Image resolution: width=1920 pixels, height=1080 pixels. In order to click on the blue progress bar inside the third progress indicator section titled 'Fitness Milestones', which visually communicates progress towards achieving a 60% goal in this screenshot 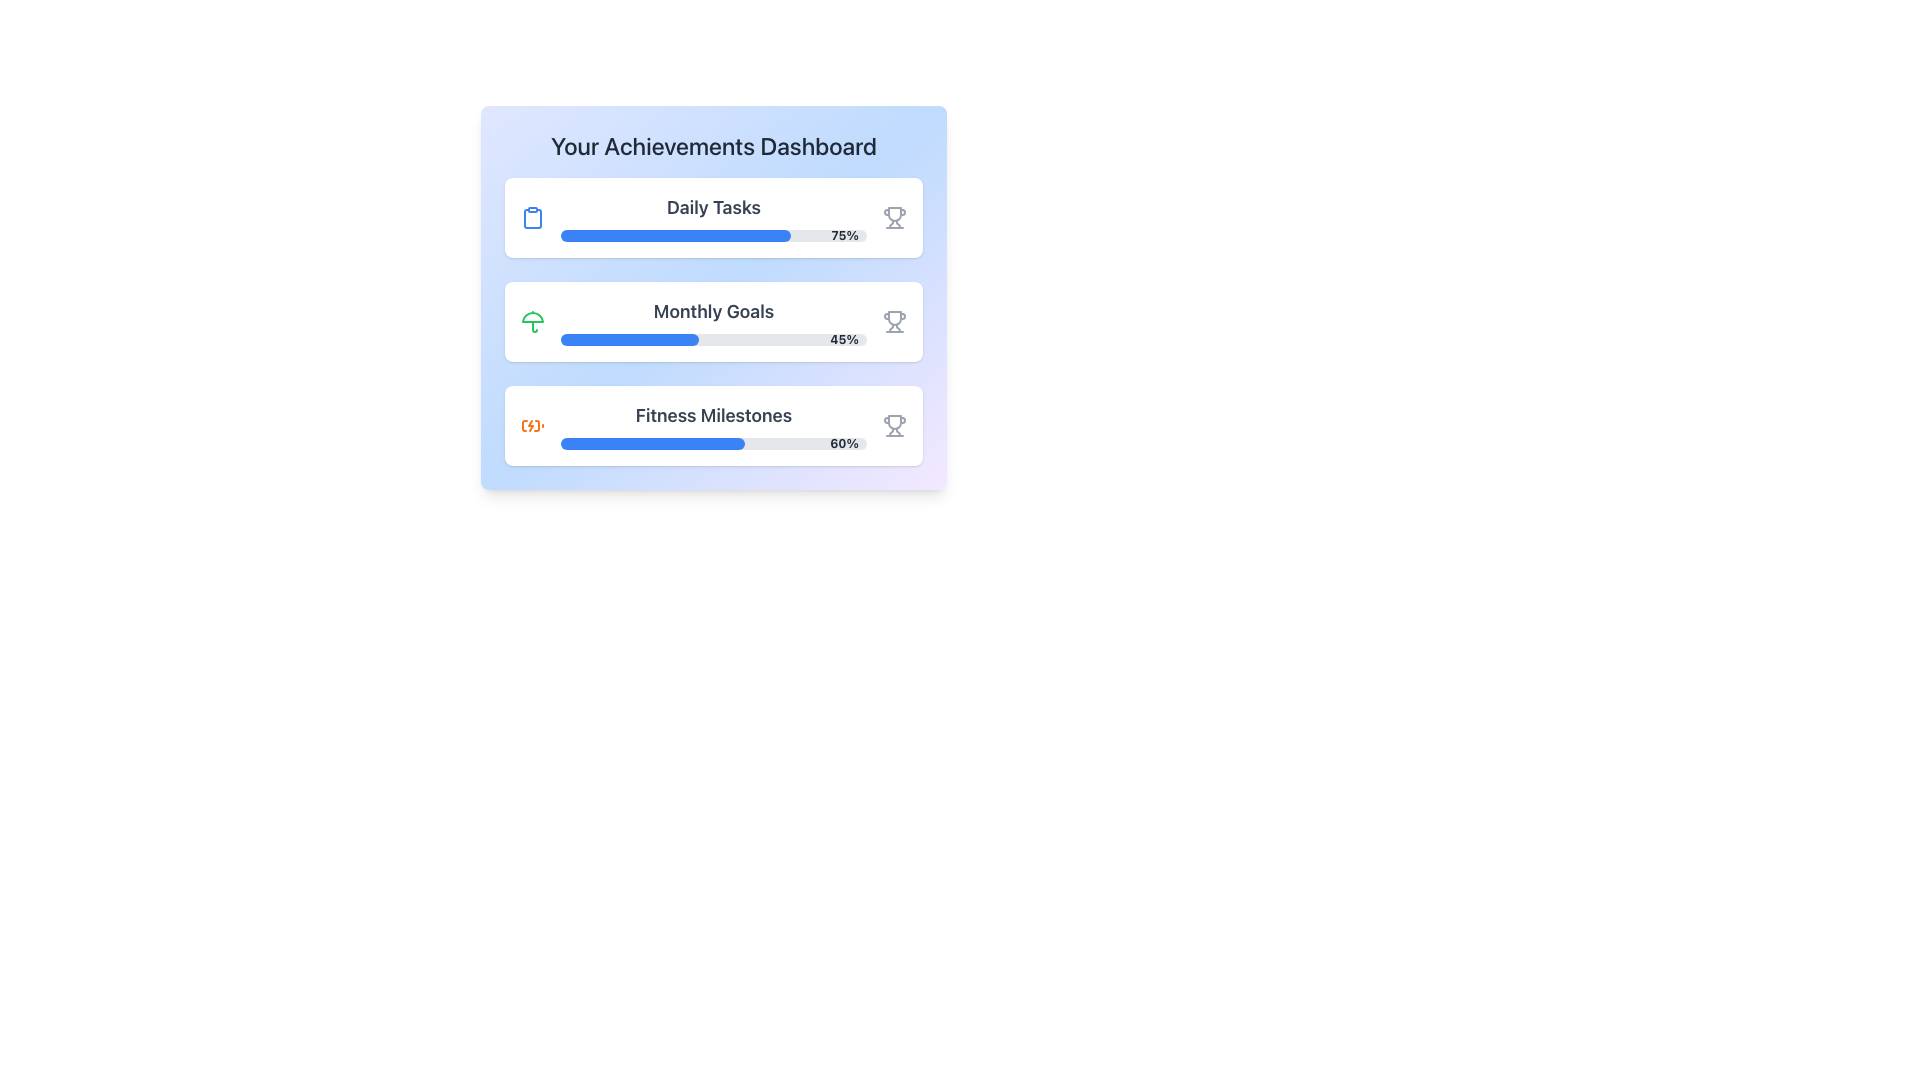, I will do `click(652, 442)`.